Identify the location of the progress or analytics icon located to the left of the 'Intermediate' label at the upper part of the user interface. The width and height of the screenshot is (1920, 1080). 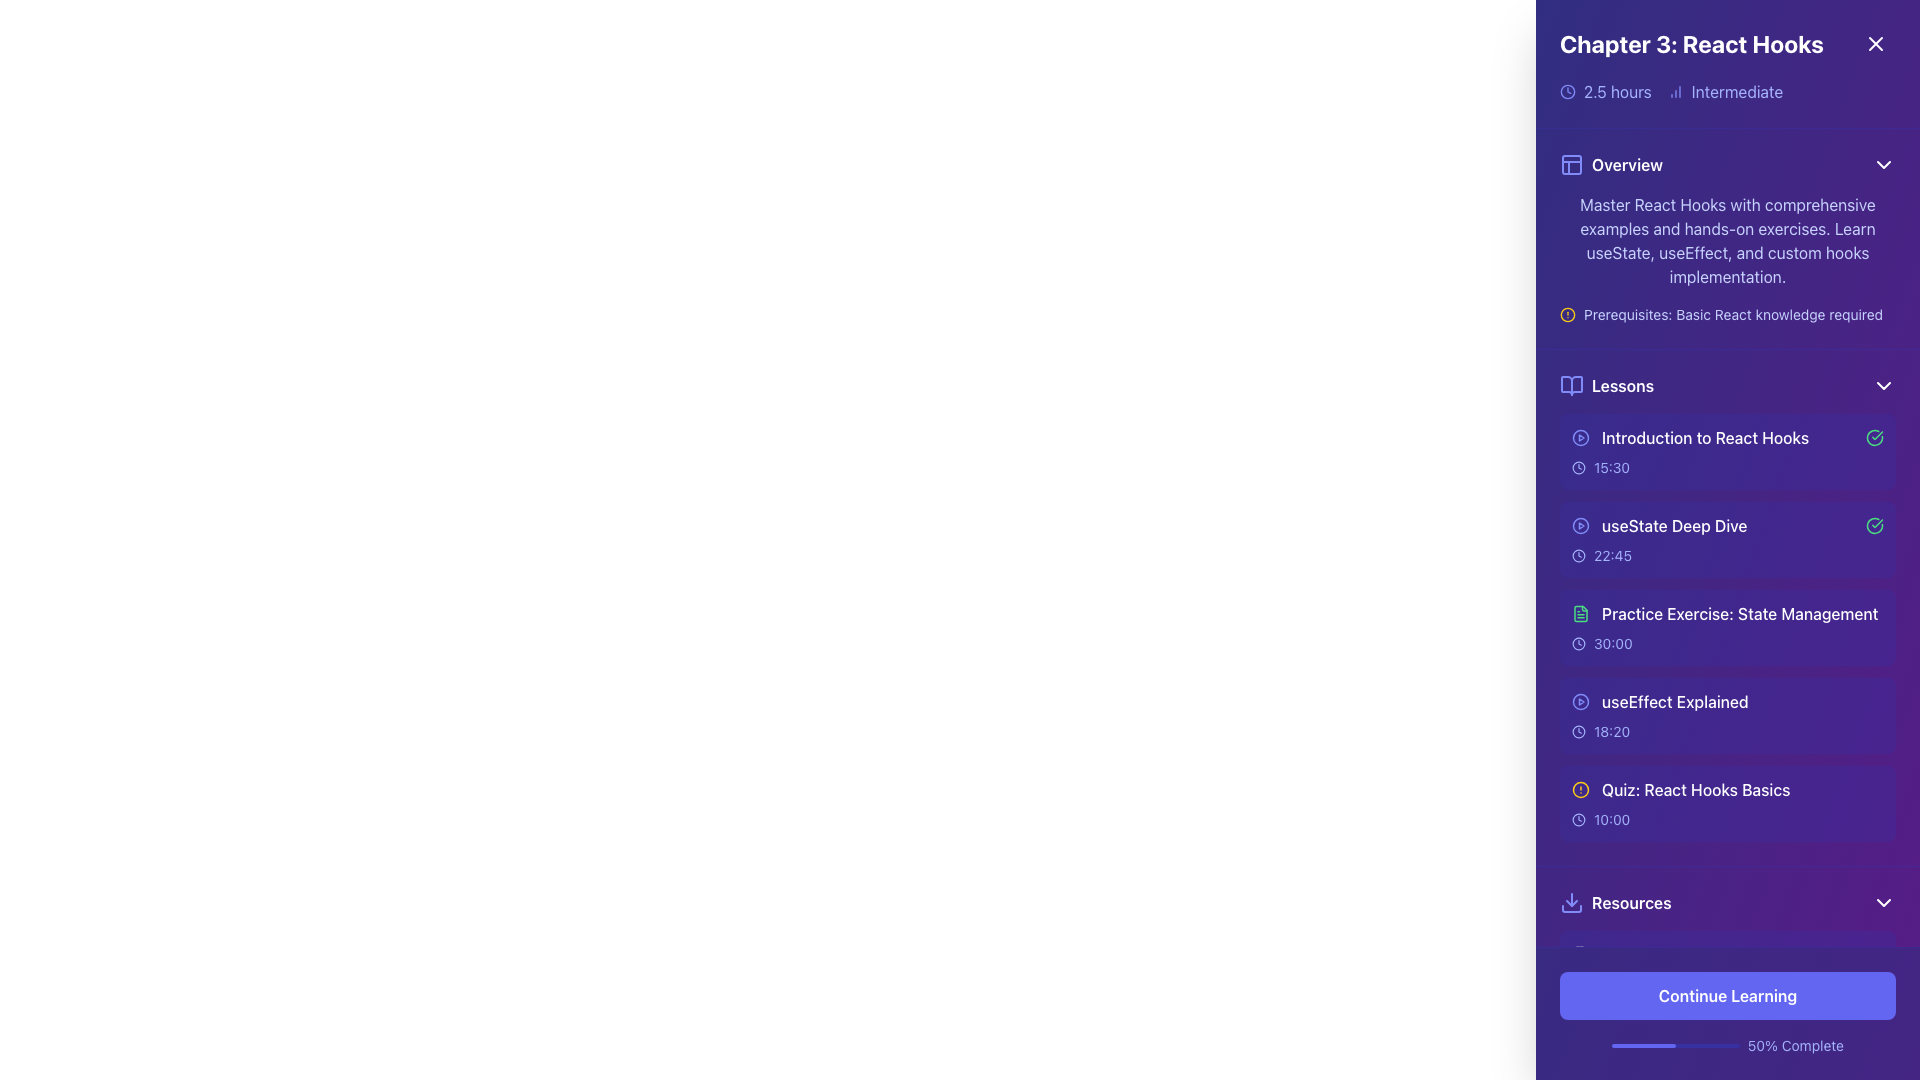
(1675, 92).